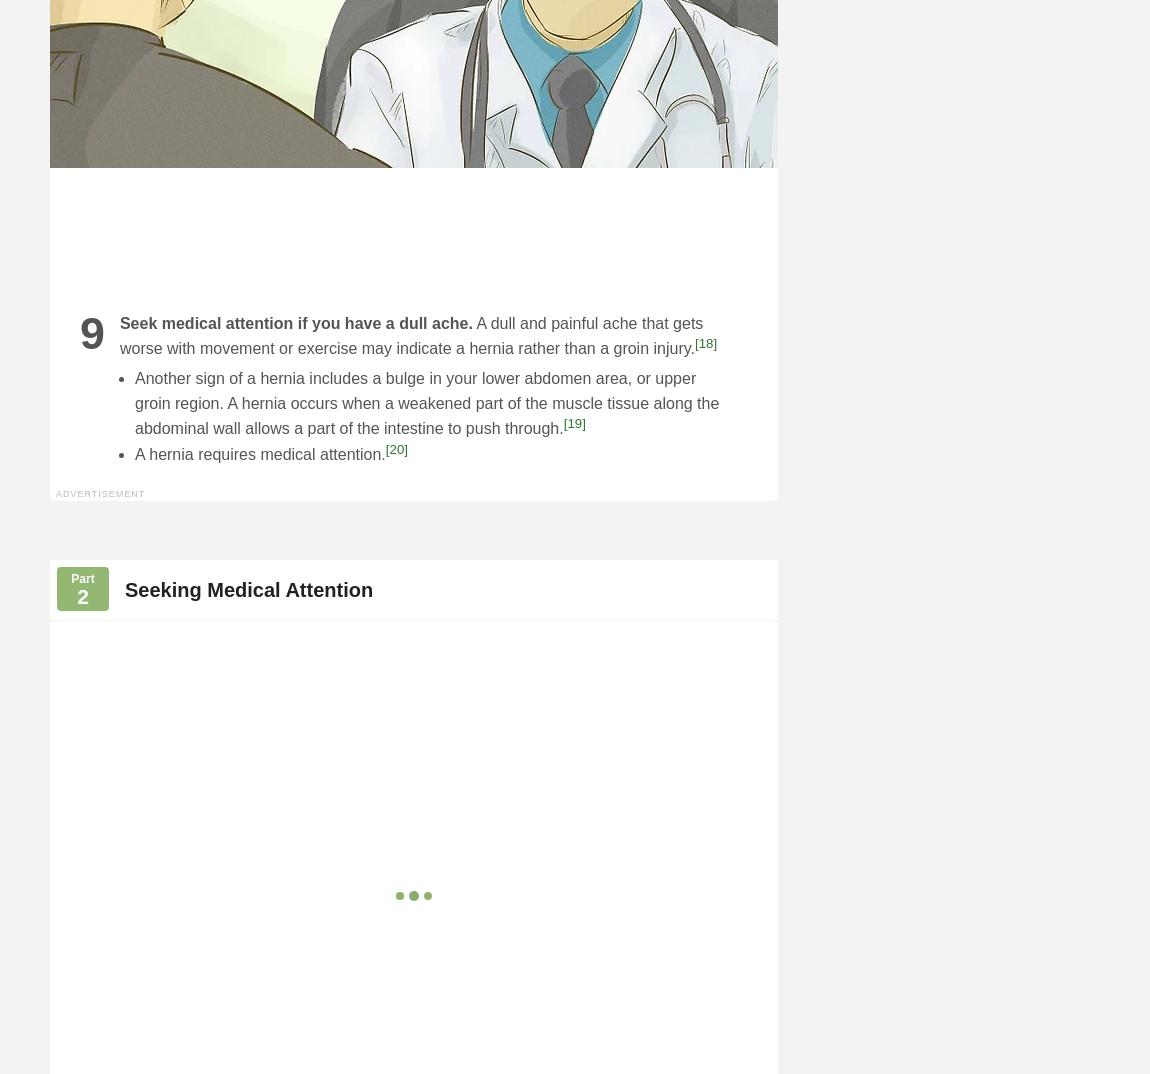  Describe the element at coordinates (426, 403) in the screenshot. I see `'Another sign of a hernia includes a bulge in your lower abdomen area, or upper groin region. A hernia occurs when a weakened part of the muscle tissue along the abdominal wall allows a part of the intestine to push through.'` at that location.